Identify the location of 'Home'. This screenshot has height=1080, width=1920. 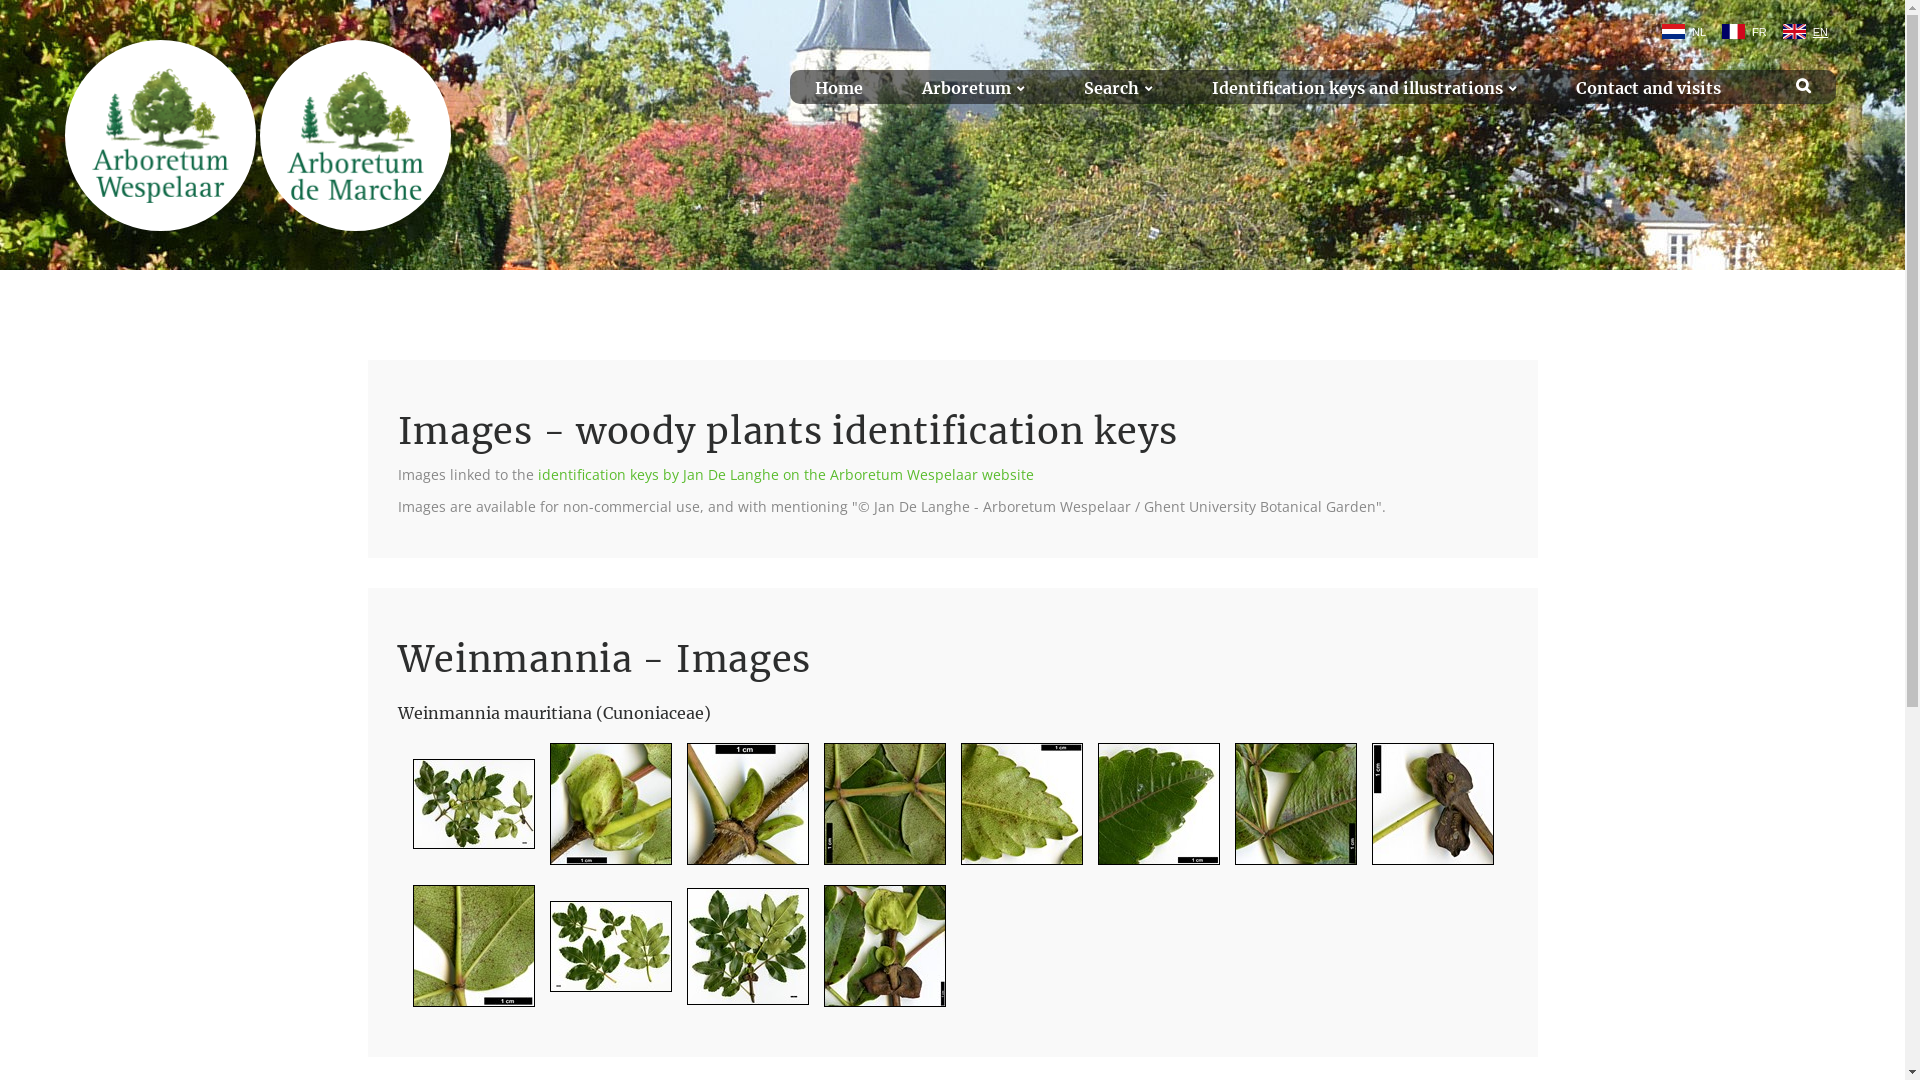
(839, 87).